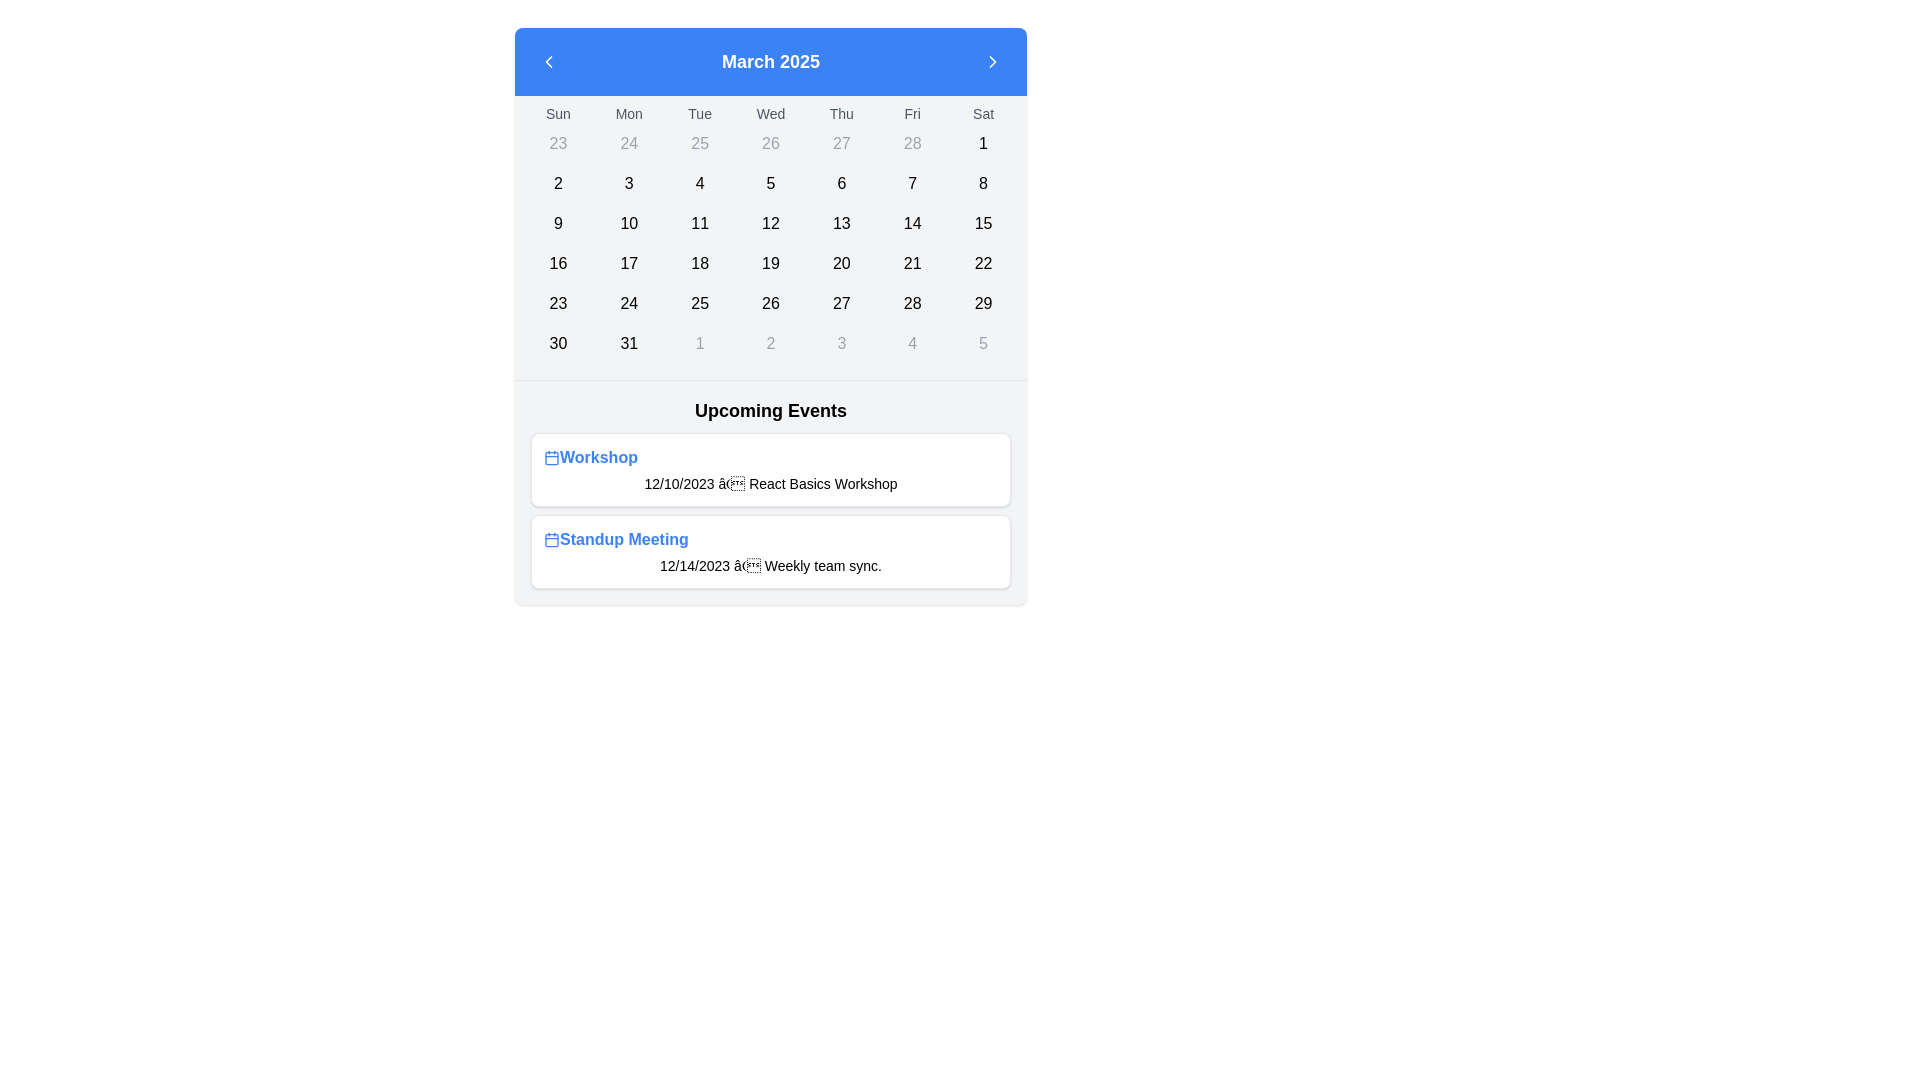 This screenshot has height=1080, width=1920. I want to click on the navigation icon located in the top-right corner of the blue header labeled 'March 2025', so click(993, 60).